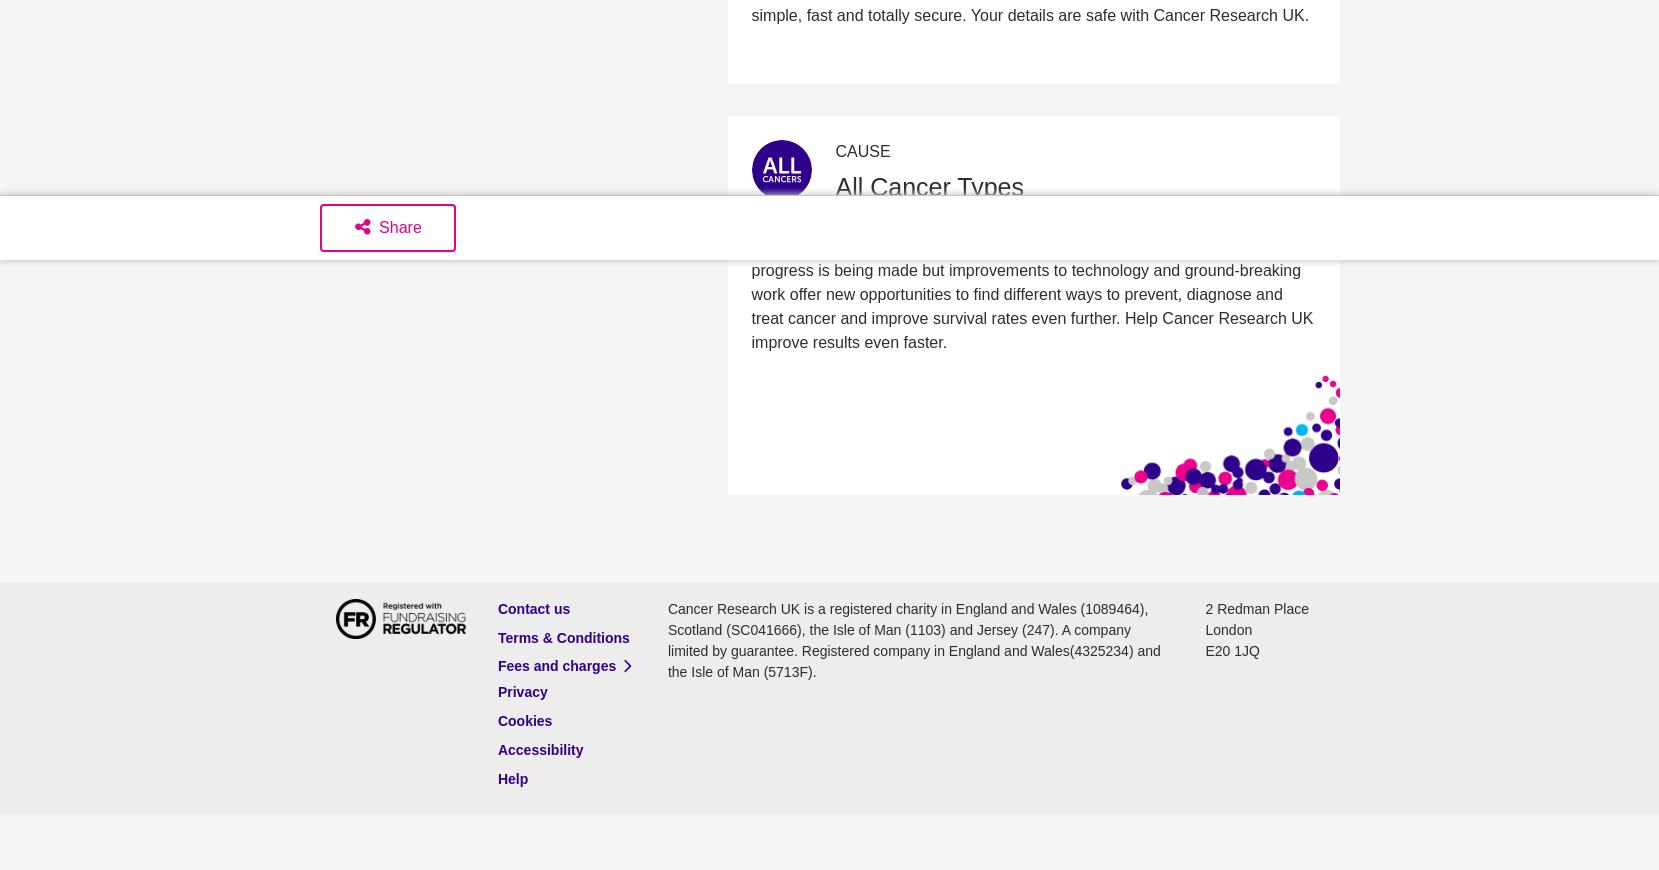 The height and width of the screenshot is (870, 1659). What do you see at coordinates (520, 691) in the screenshot?
I see `'Privacy'` at bounding box center [520, 691].